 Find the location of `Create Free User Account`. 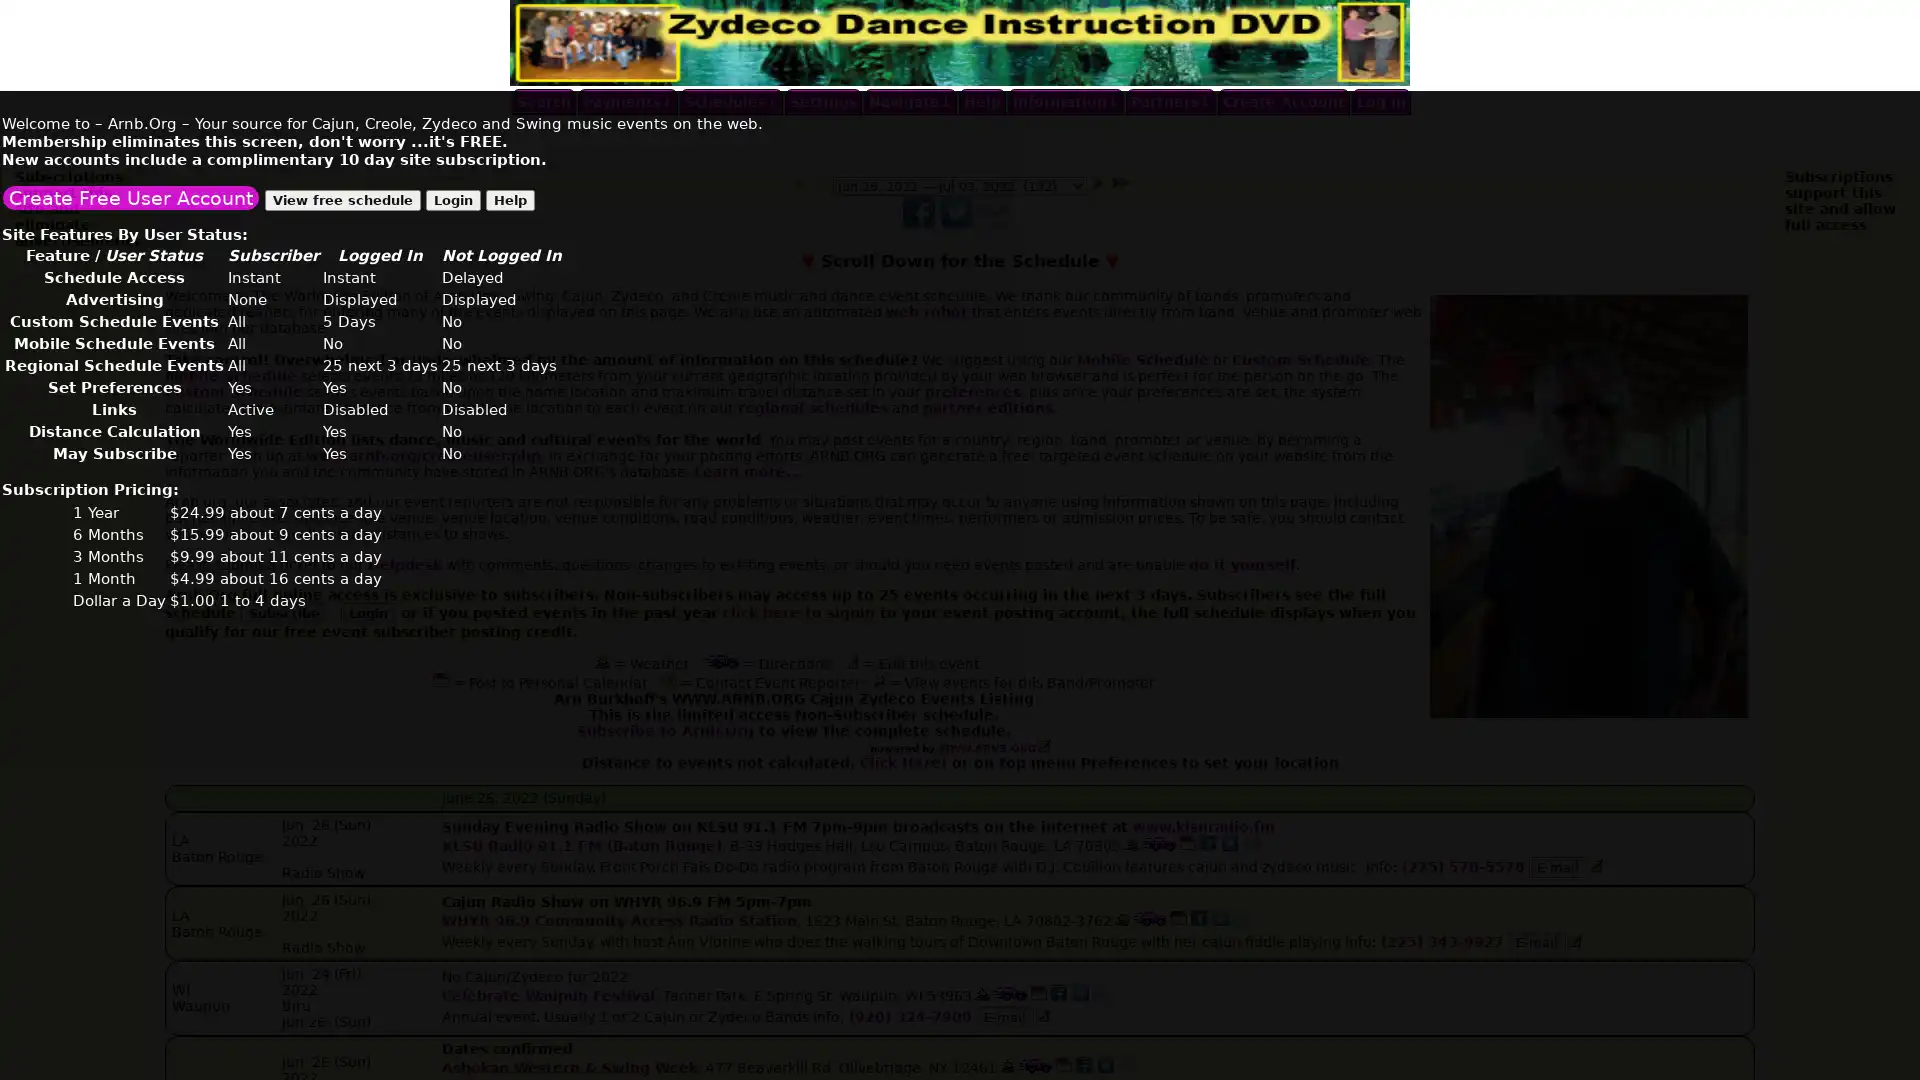

Create Free User Account is located at coordinates (129, 196).